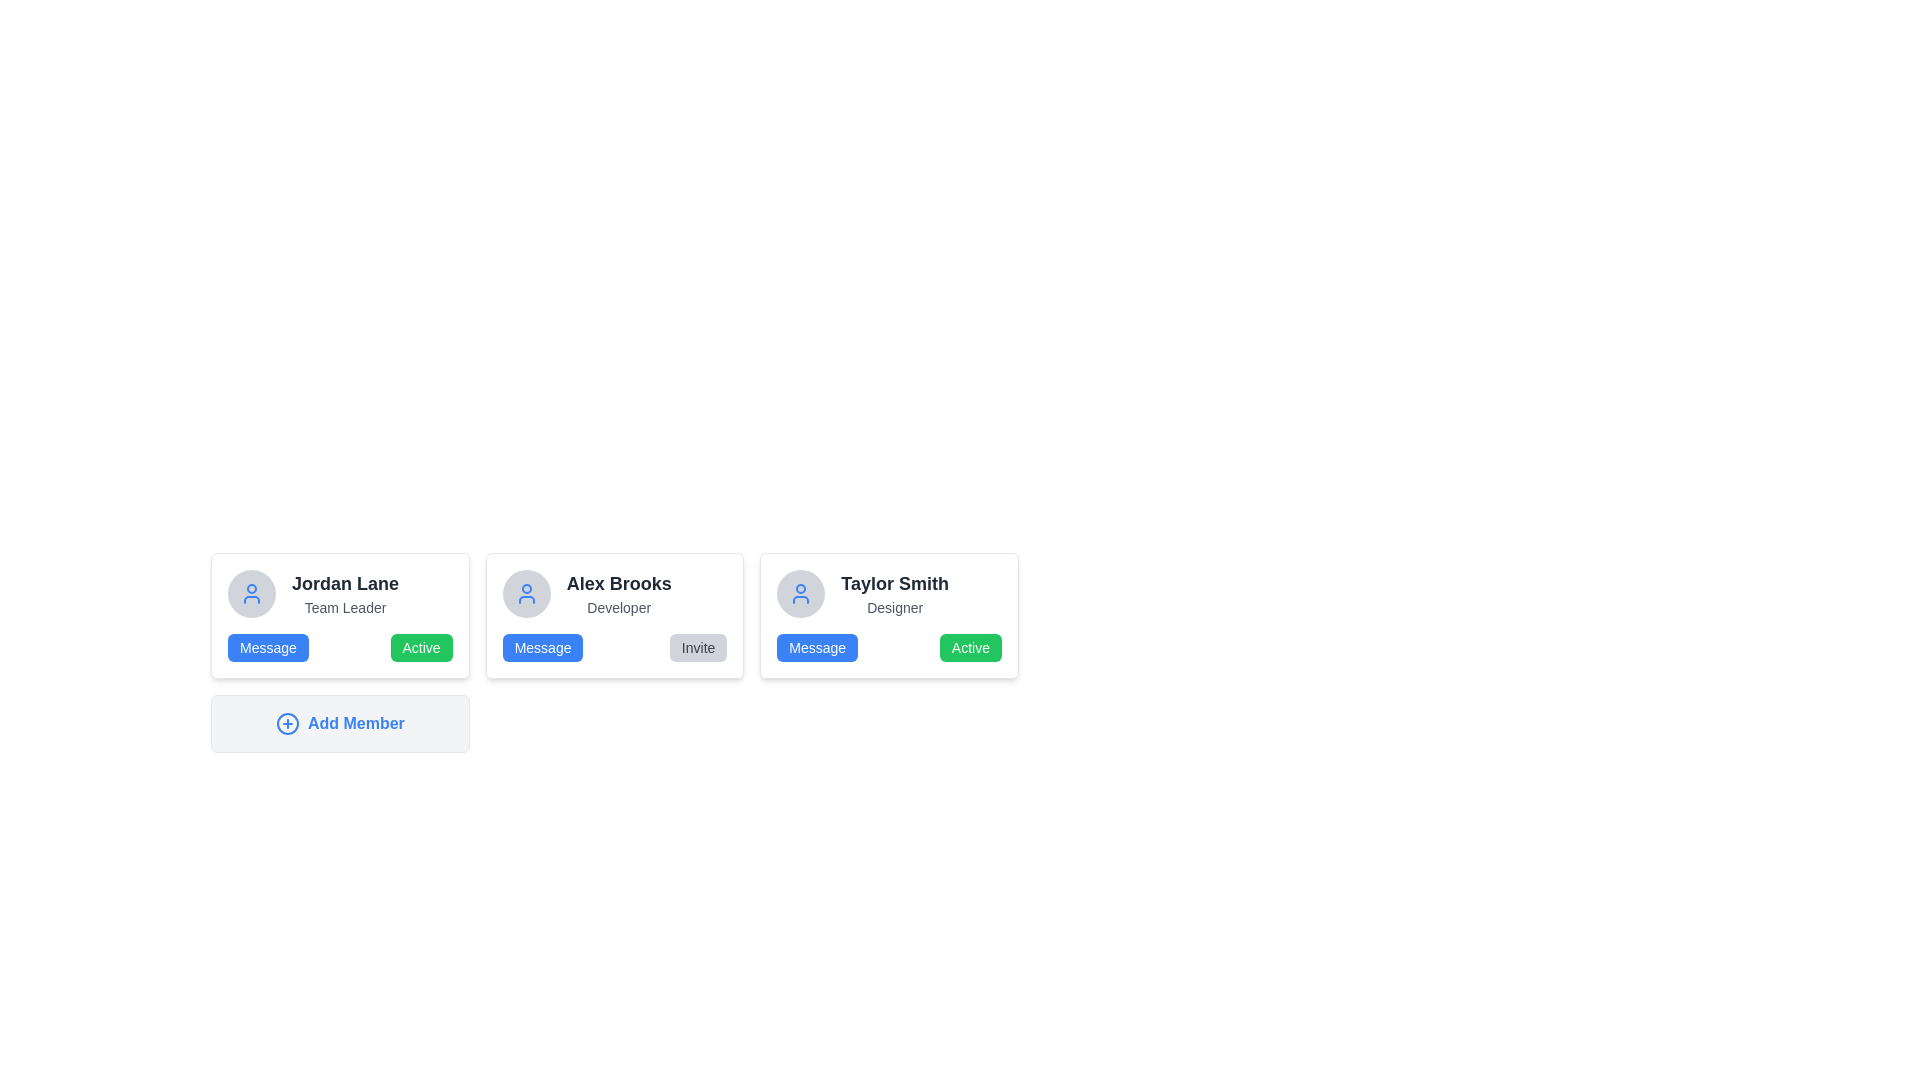  Describe the element at coordinates (345, 593) in the screenshot. I see `text displayed in the profile card element featuring 'Jordan Lane' and 'Team Leader'` at that location.